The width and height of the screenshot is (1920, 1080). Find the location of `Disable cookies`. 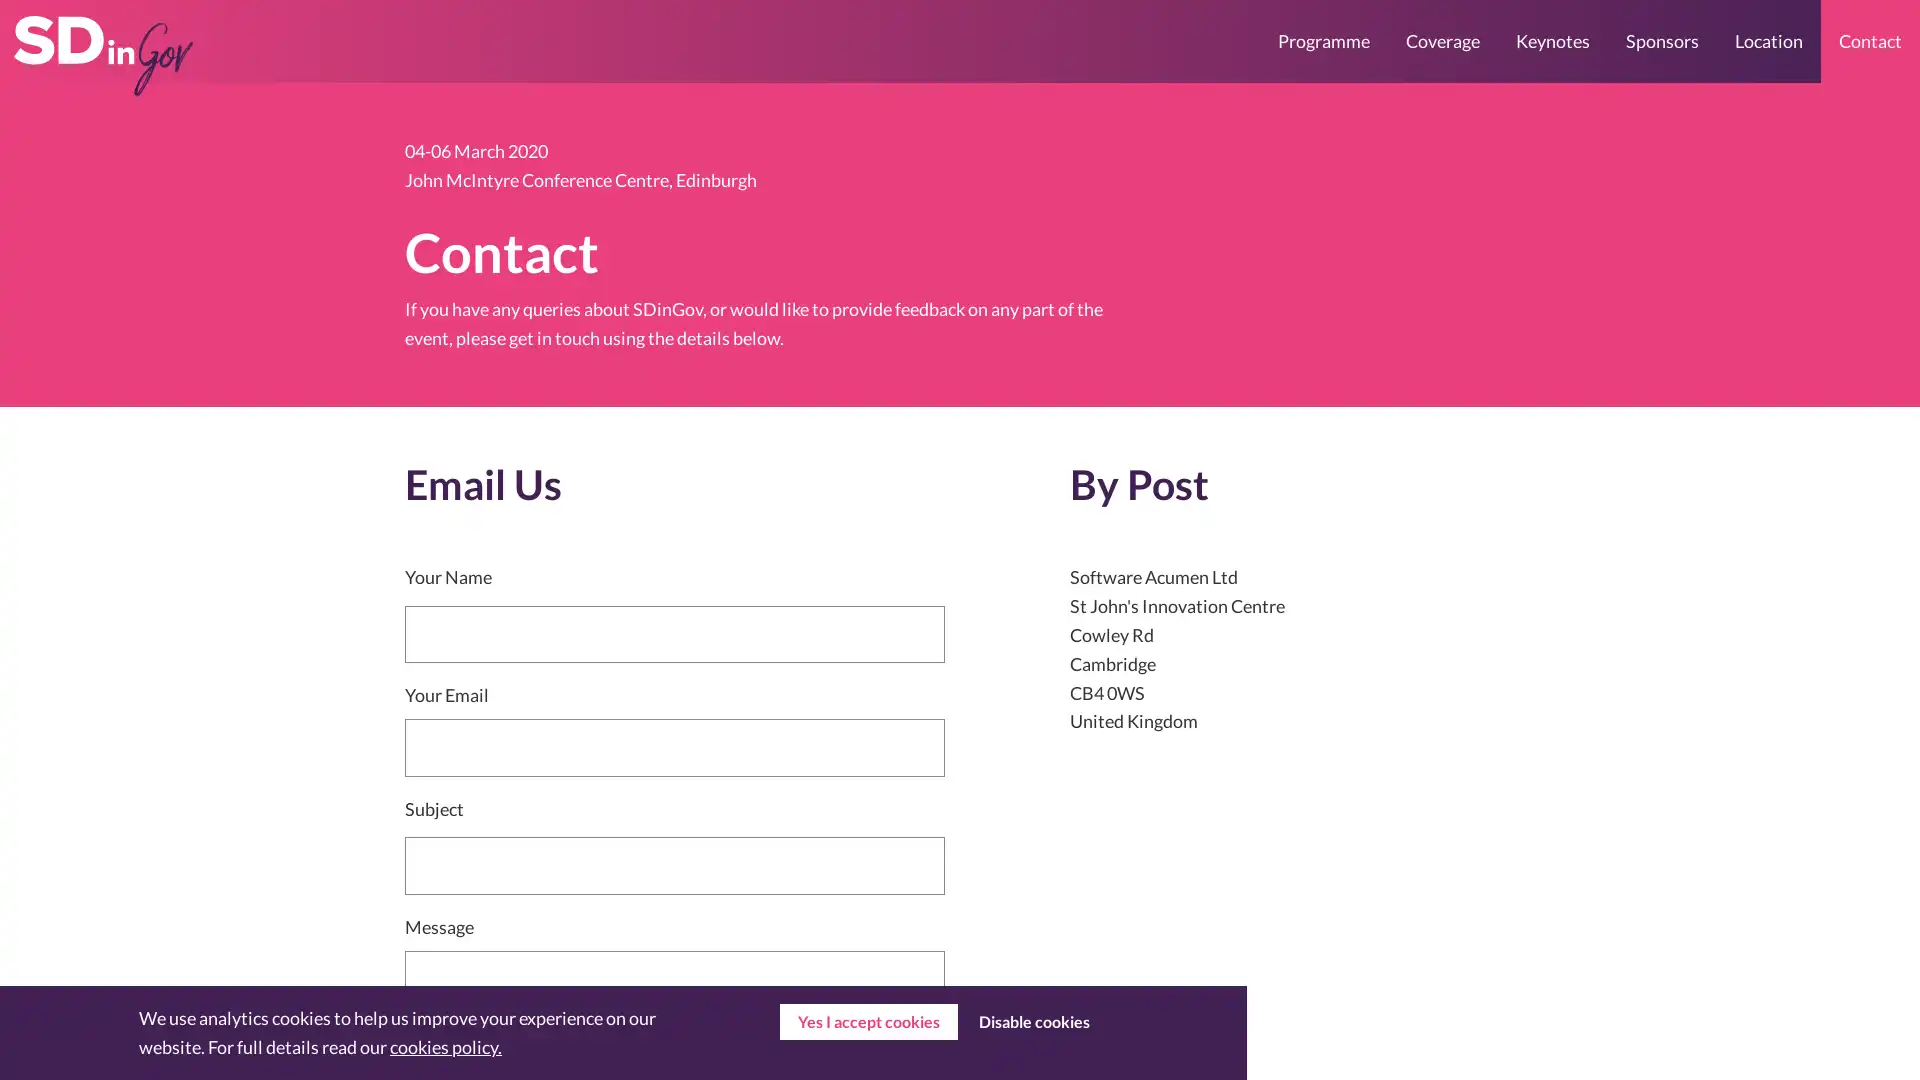

Disable cookies is located at coordinates (1033, 1022).